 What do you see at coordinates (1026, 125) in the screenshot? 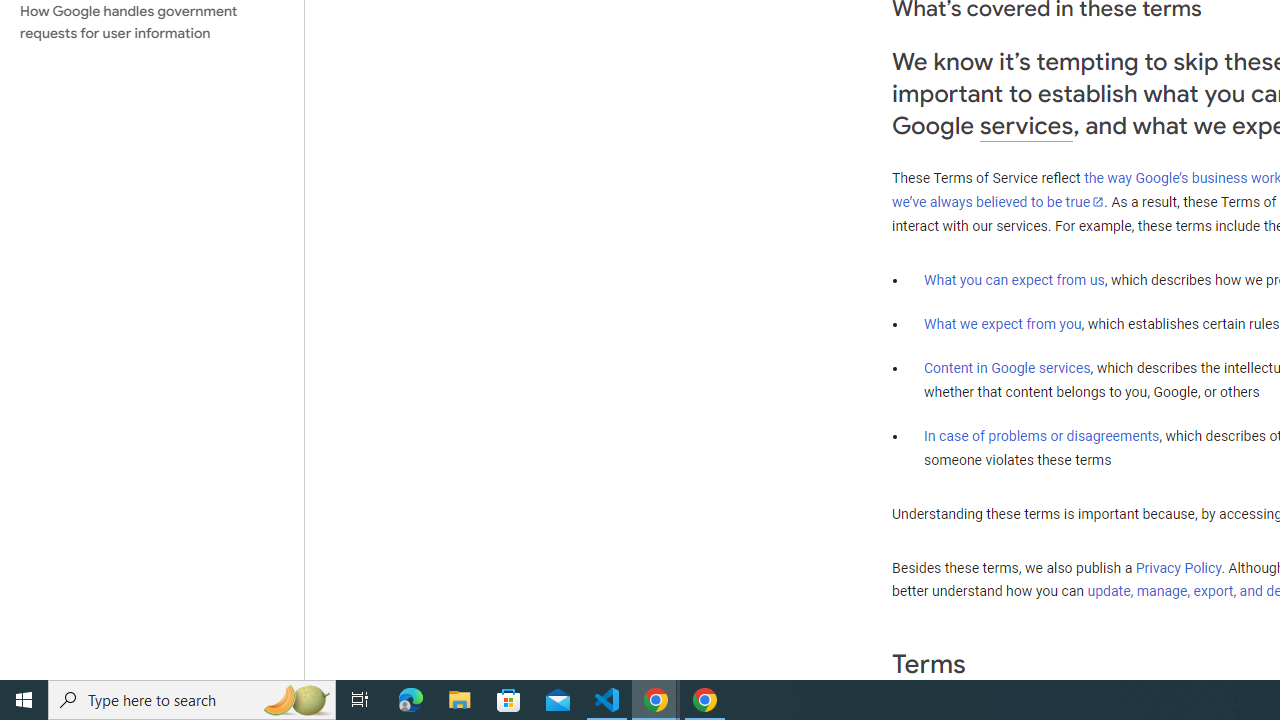
I see `'services'` at bounding box center [1026, 125].